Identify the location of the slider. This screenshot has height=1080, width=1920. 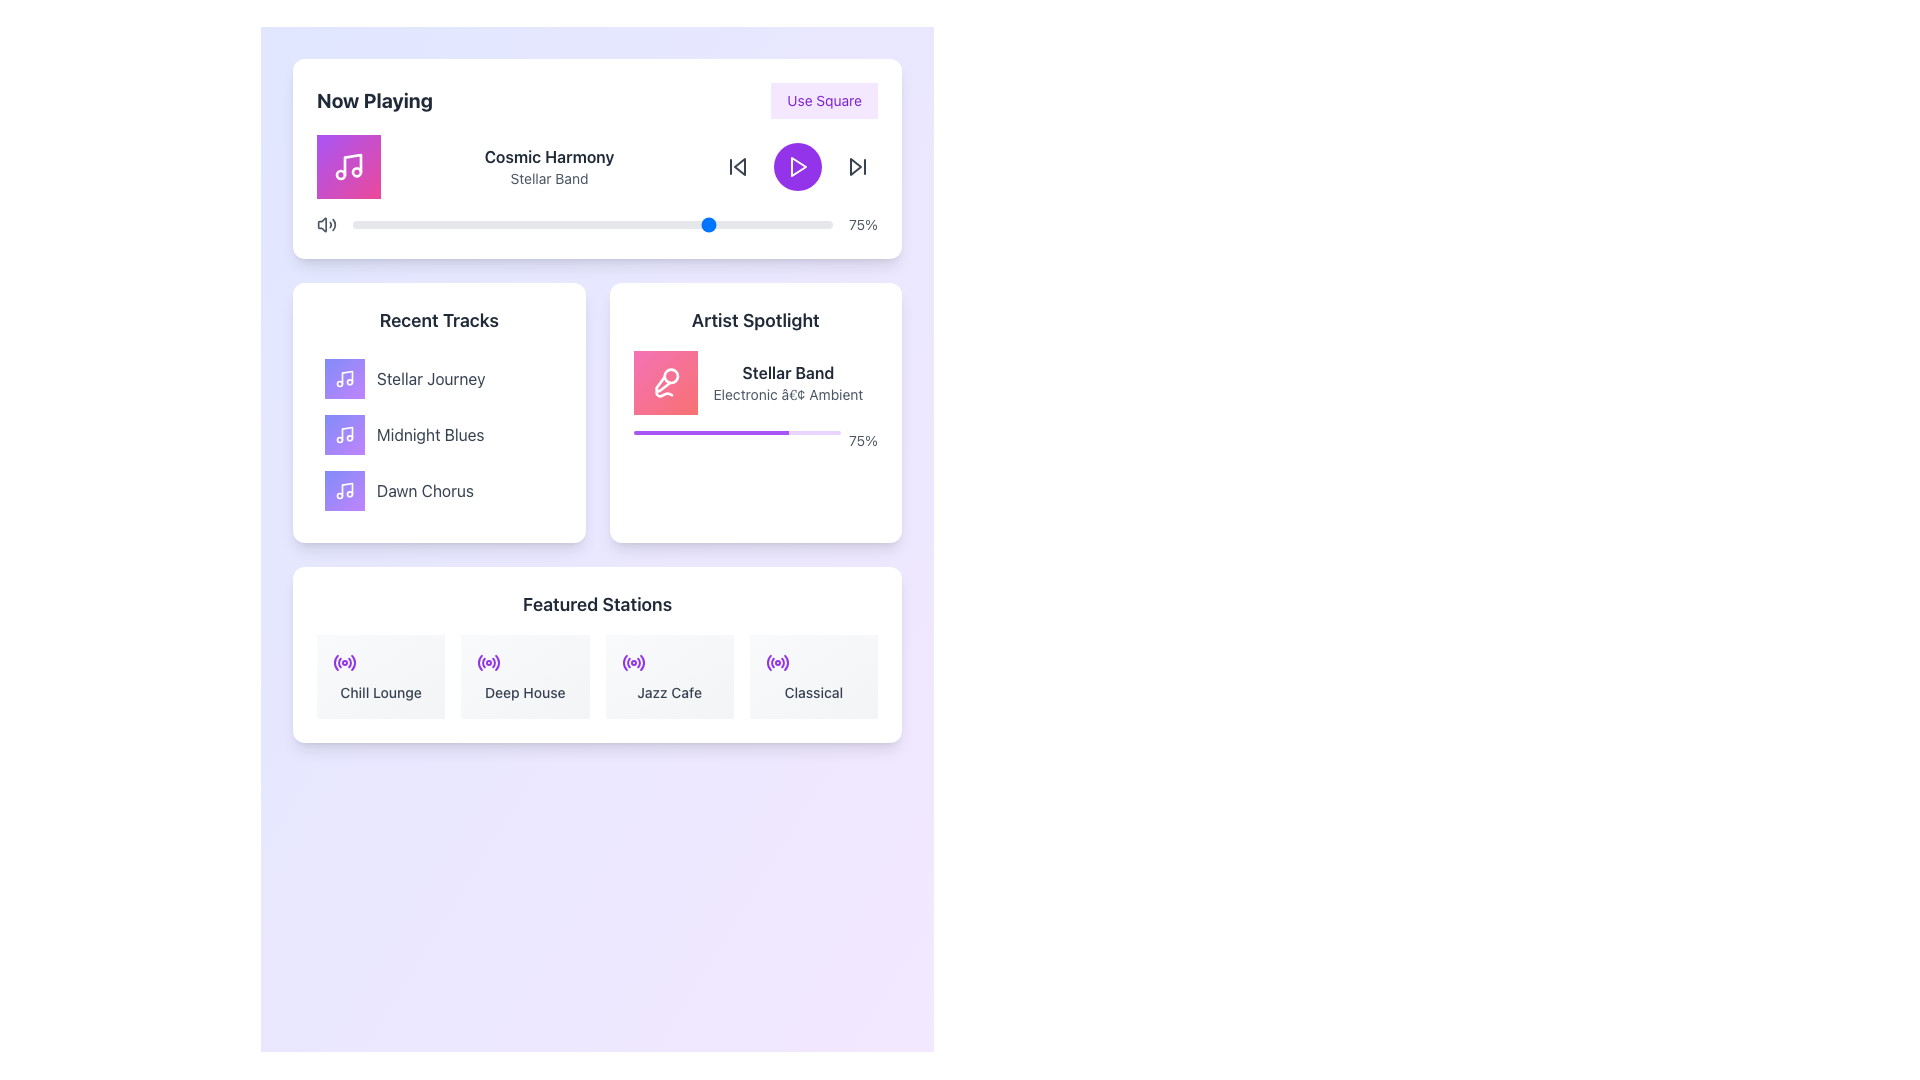
(740, 224).